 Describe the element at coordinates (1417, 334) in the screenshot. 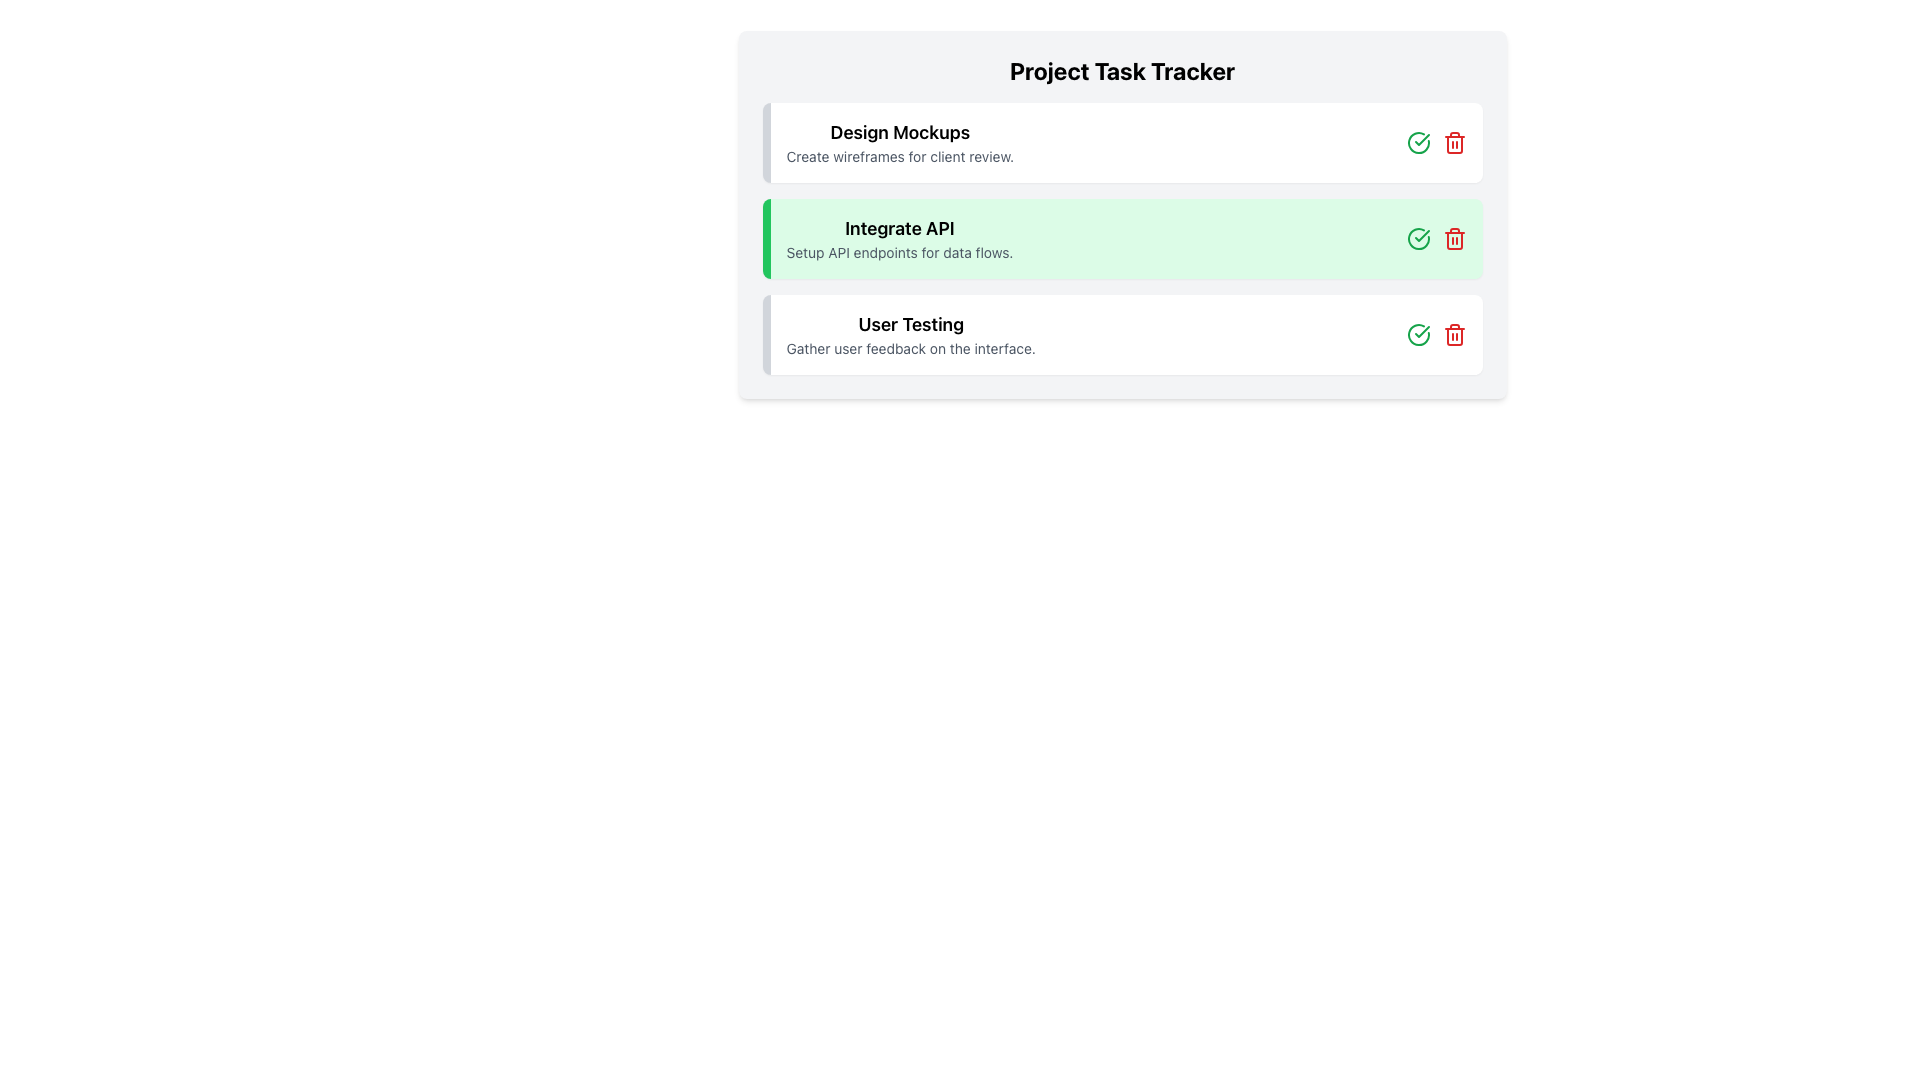

I see `the circular green checkmark icon located next to the red trash bin icon in the 'Integrate API' list item of the 'Project Task Tracker' interface` at that location.